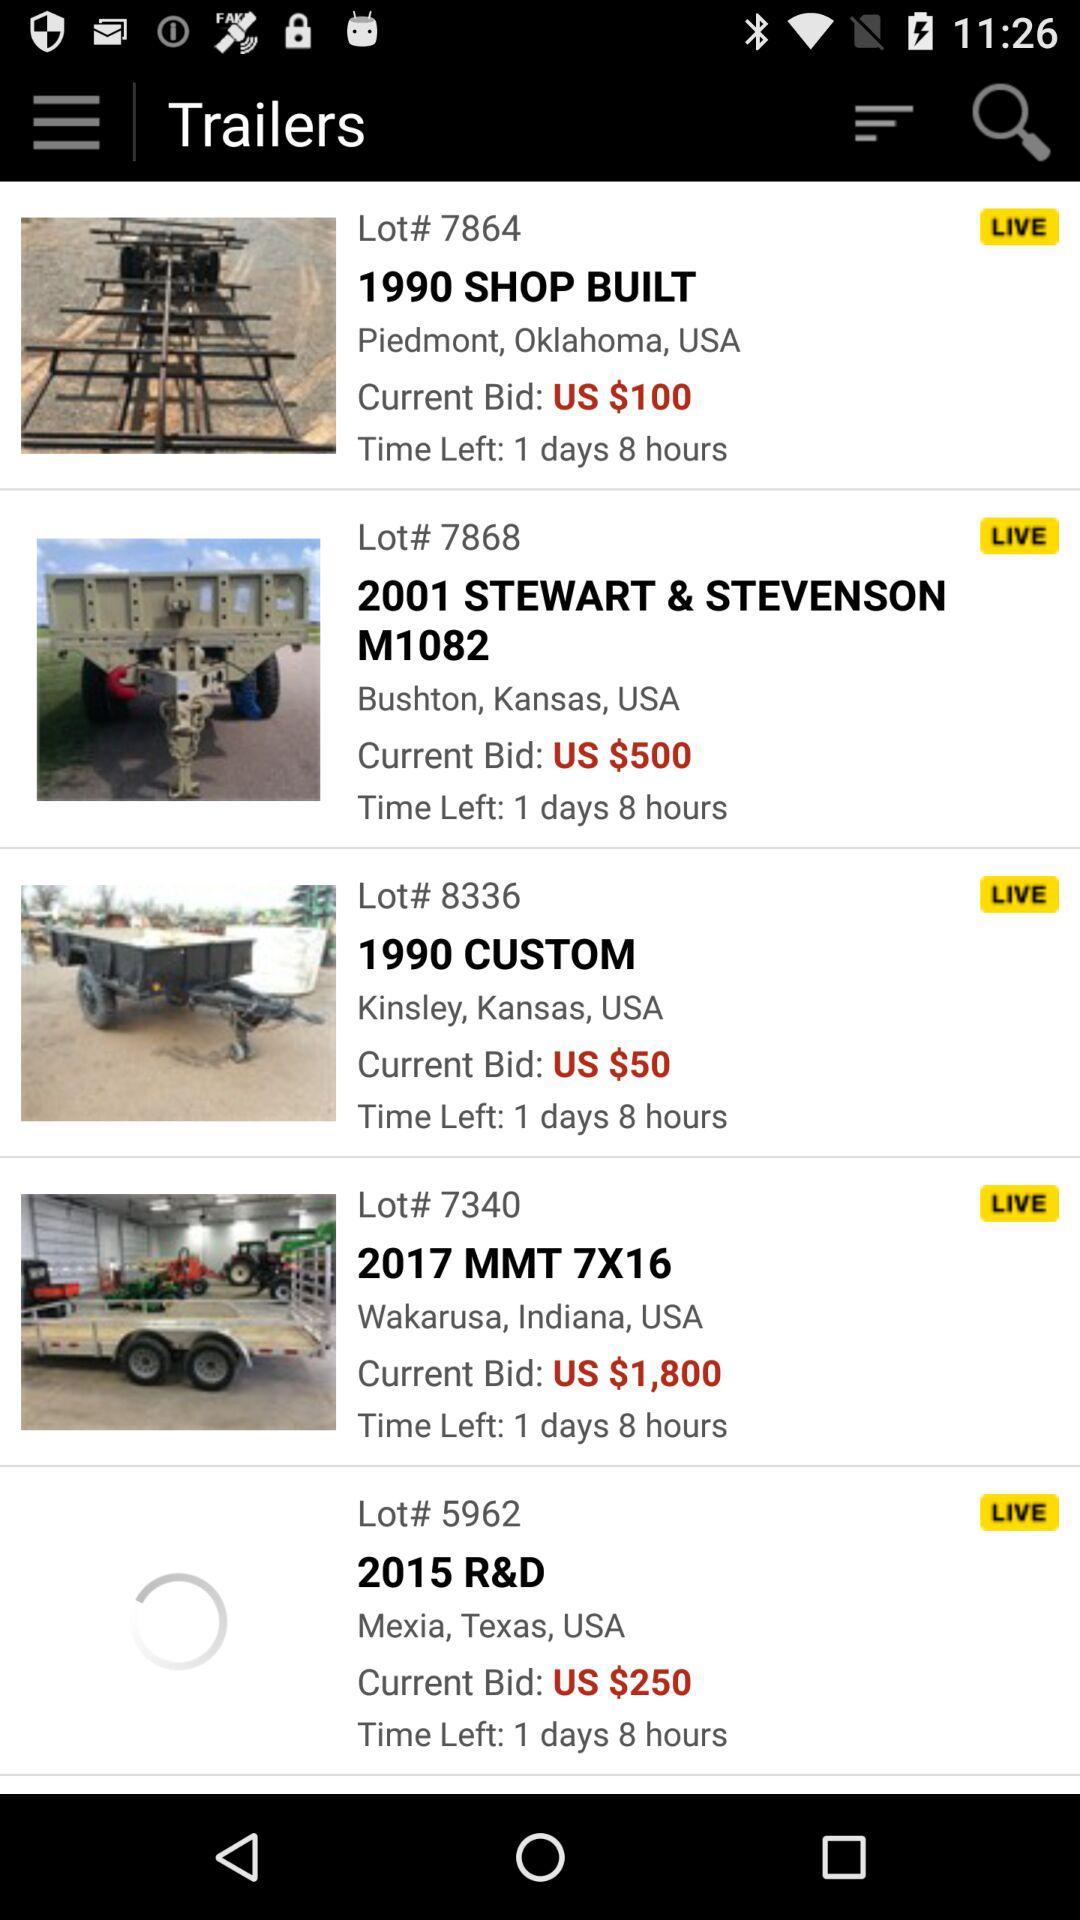 The height and width of the screenshot is (1920, 1080). What do you see at coordinates (65, 129) in the screenshot?
I see `the menu icon` at bounding box center [65, 129].